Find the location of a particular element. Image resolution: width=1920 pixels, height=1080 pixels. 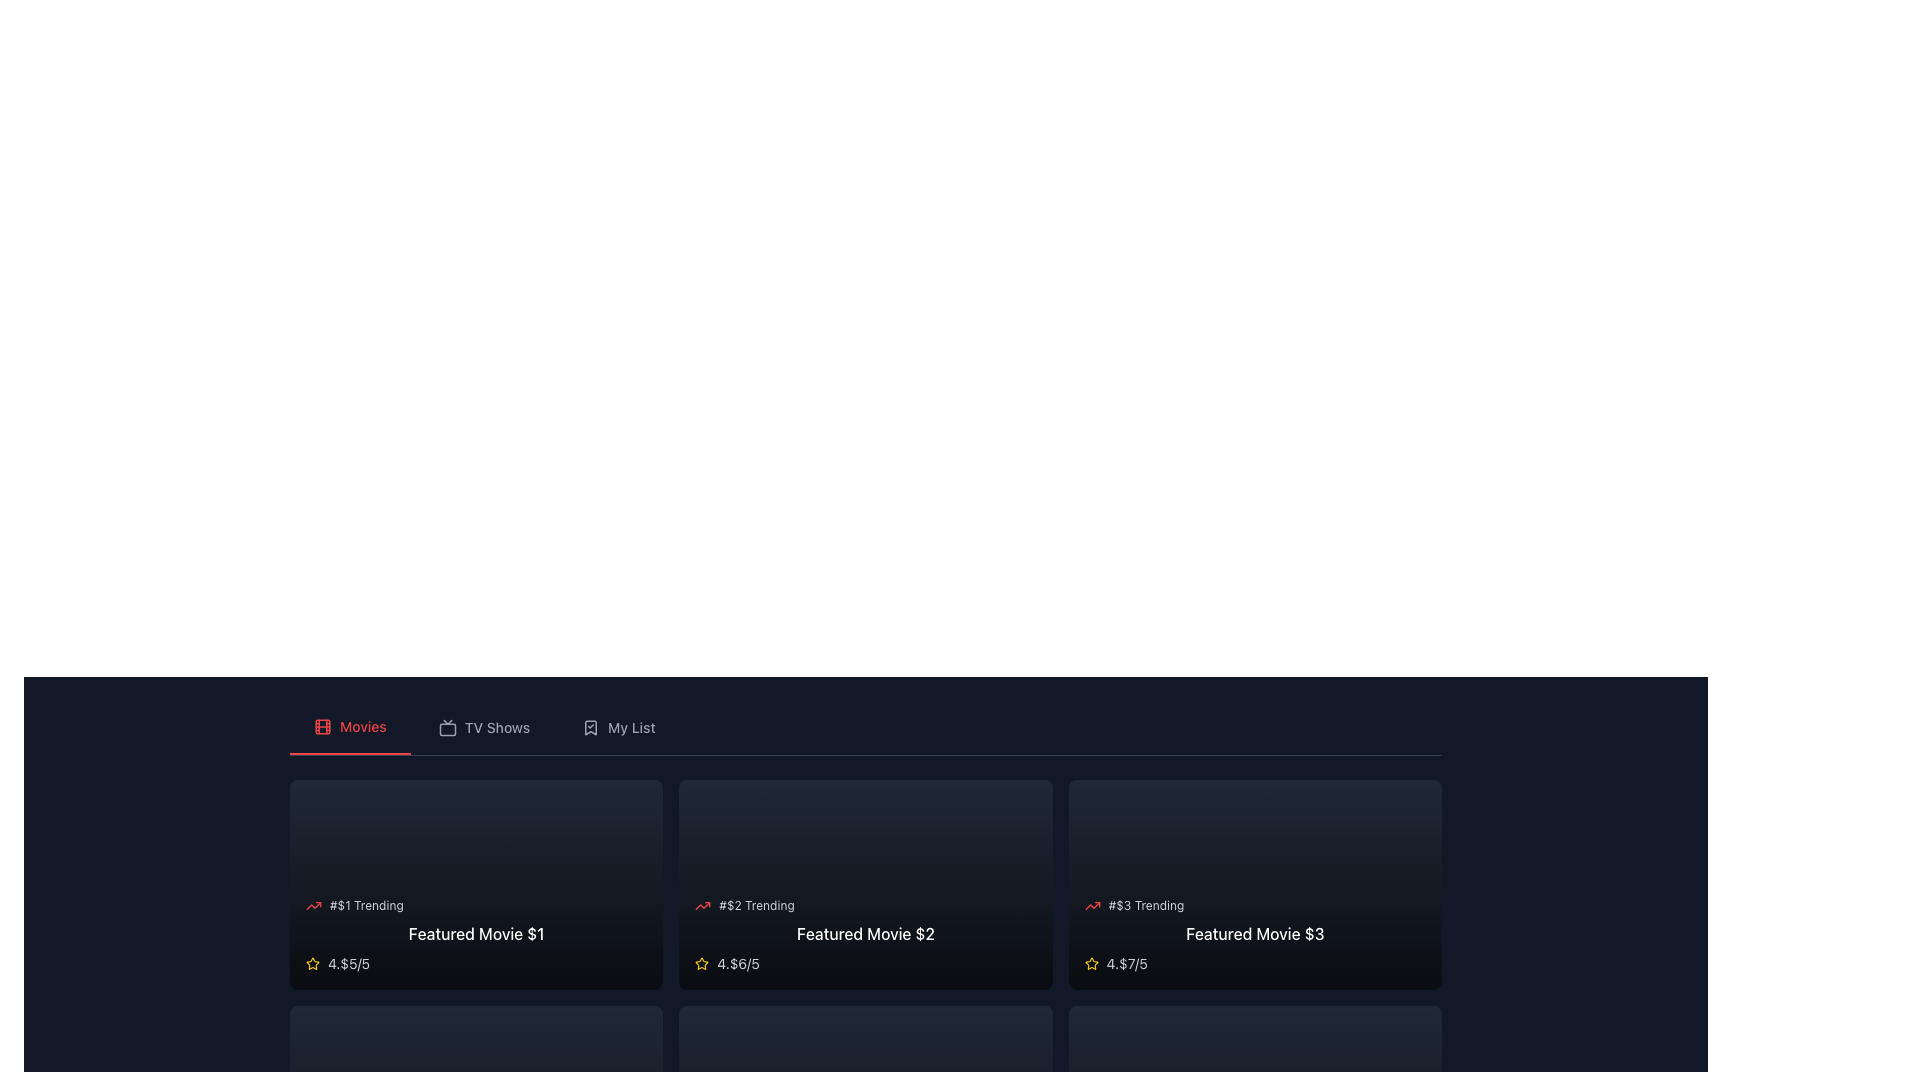

the trending icon located to the left of the text '#$2 Trending' is located at coordinates (703, 906).